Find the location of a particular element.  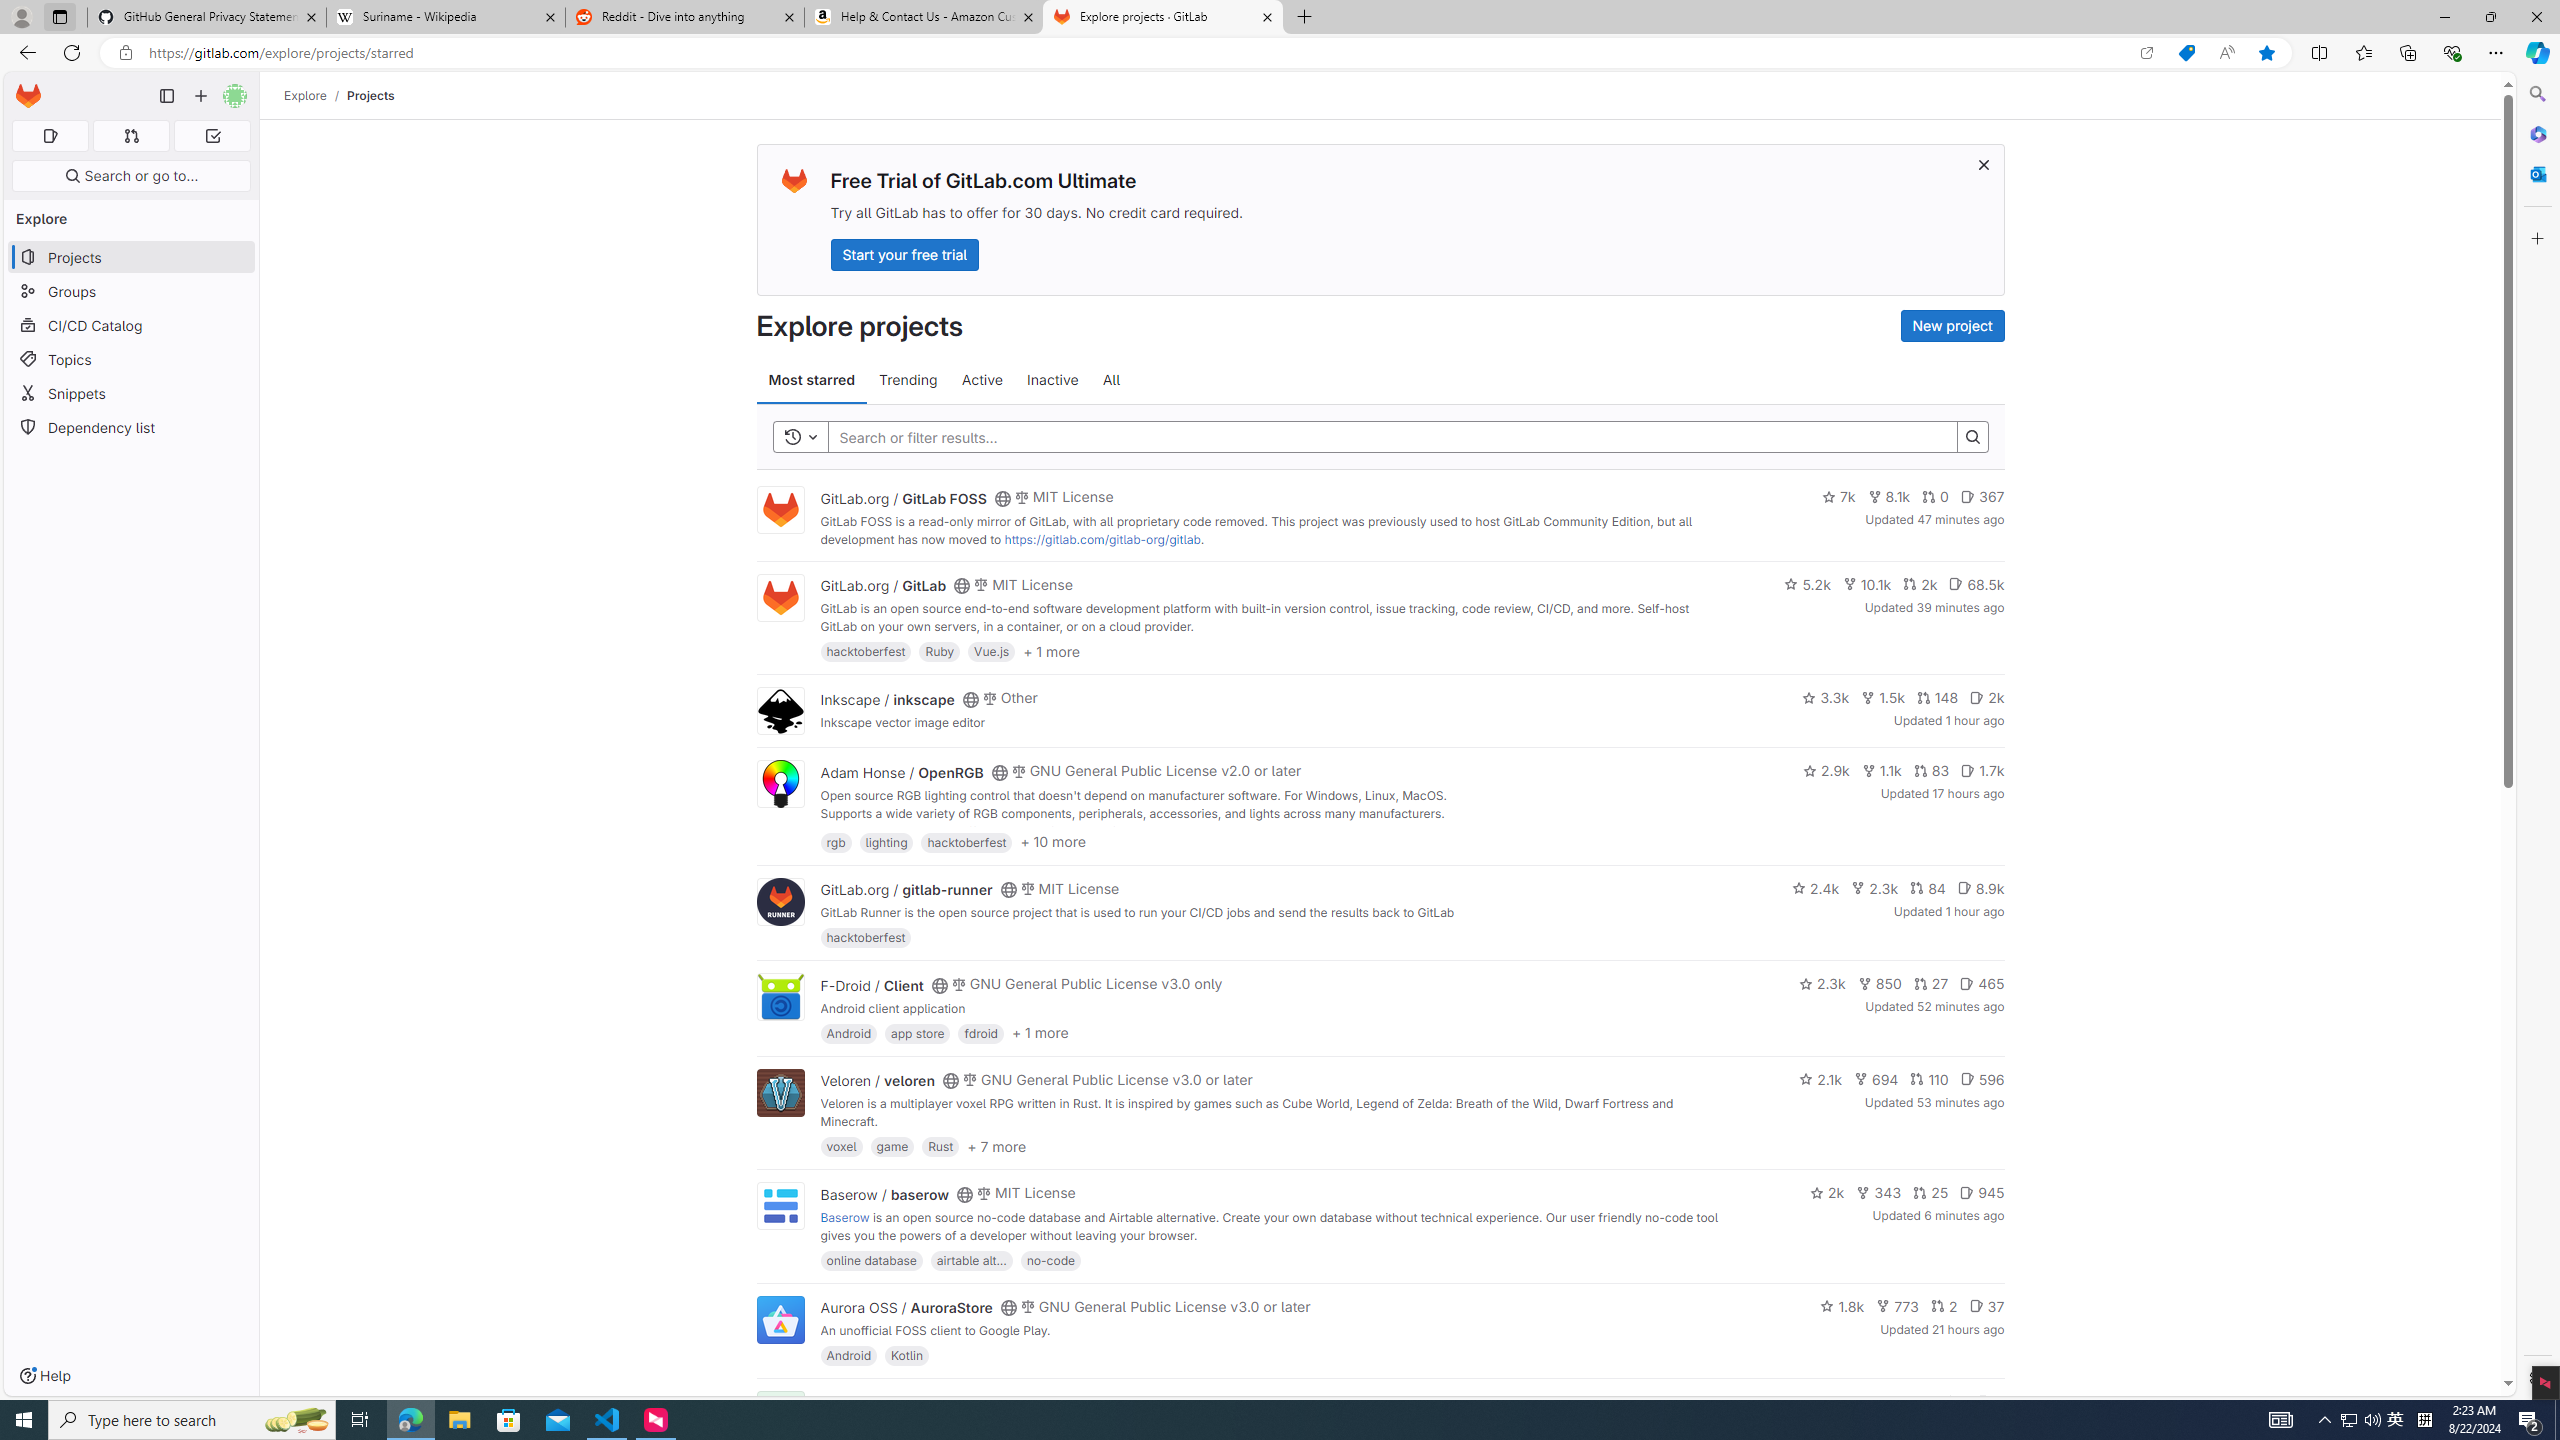

'367' is located at coordinates (1981, 497).